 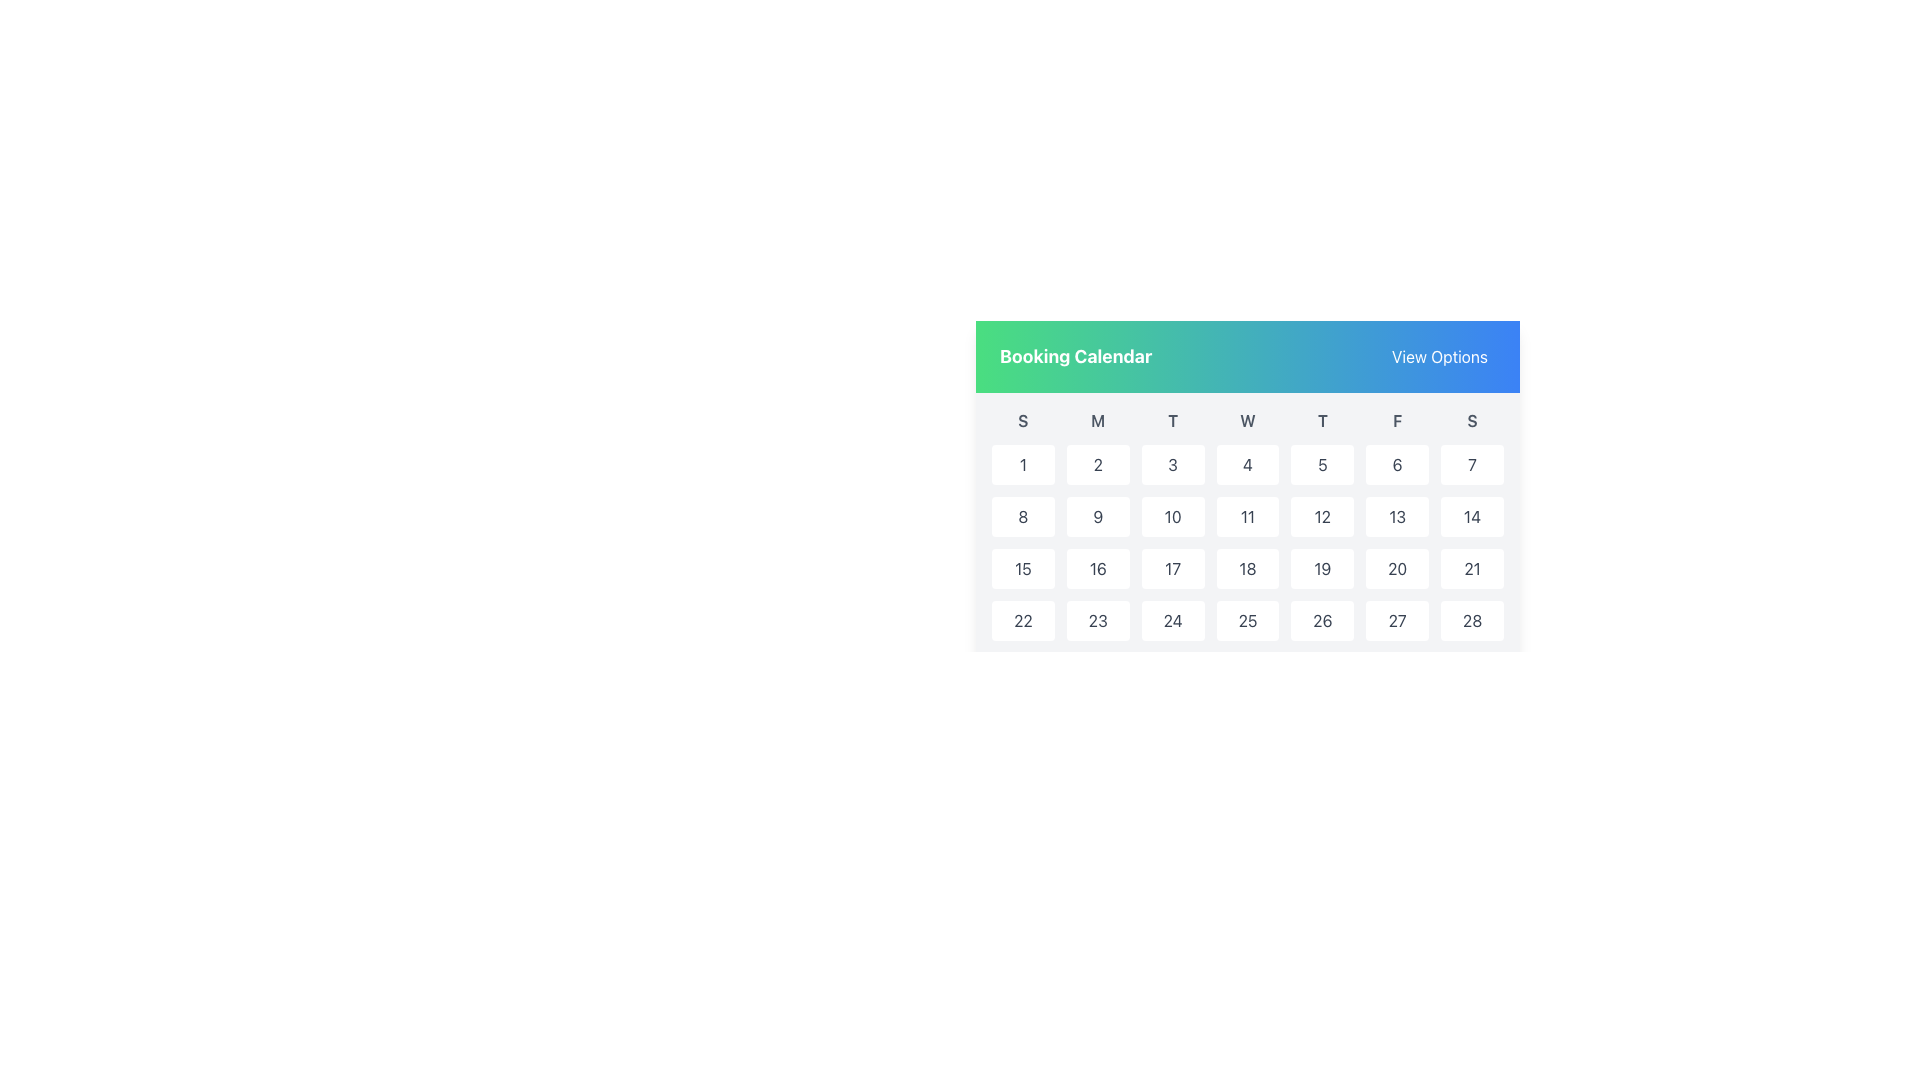 What do you see at coordinates (1247, 569) in the screenshot?
I see `the date element representing the date in the calendar grid, located in the middle of the row for the third week under the 'W' column header` at bounding box center [1247, 569].